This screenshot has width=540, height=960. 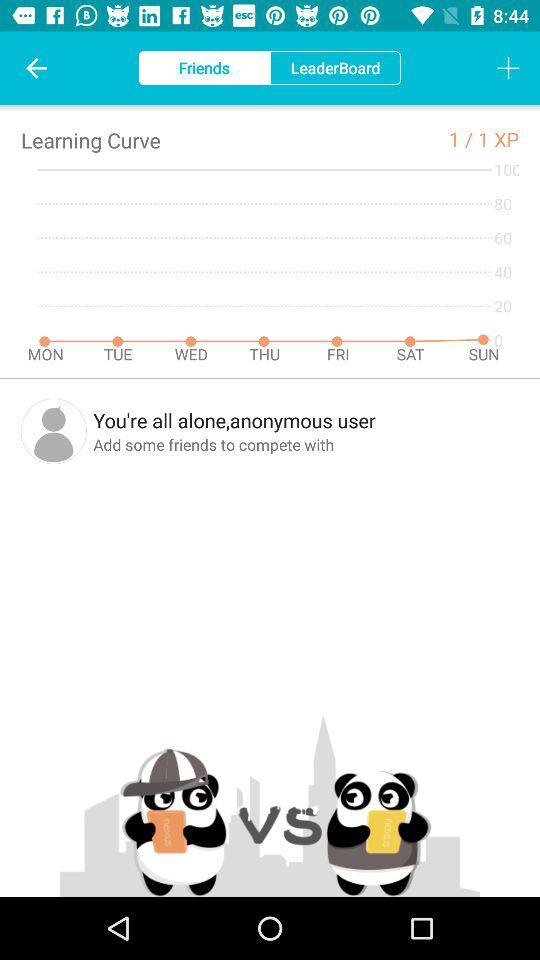 What do you see at coordinates (89, 139) in the screenshot?
I see `the icon to the left of the 1 /  icon` at bounding box center [89, 139].